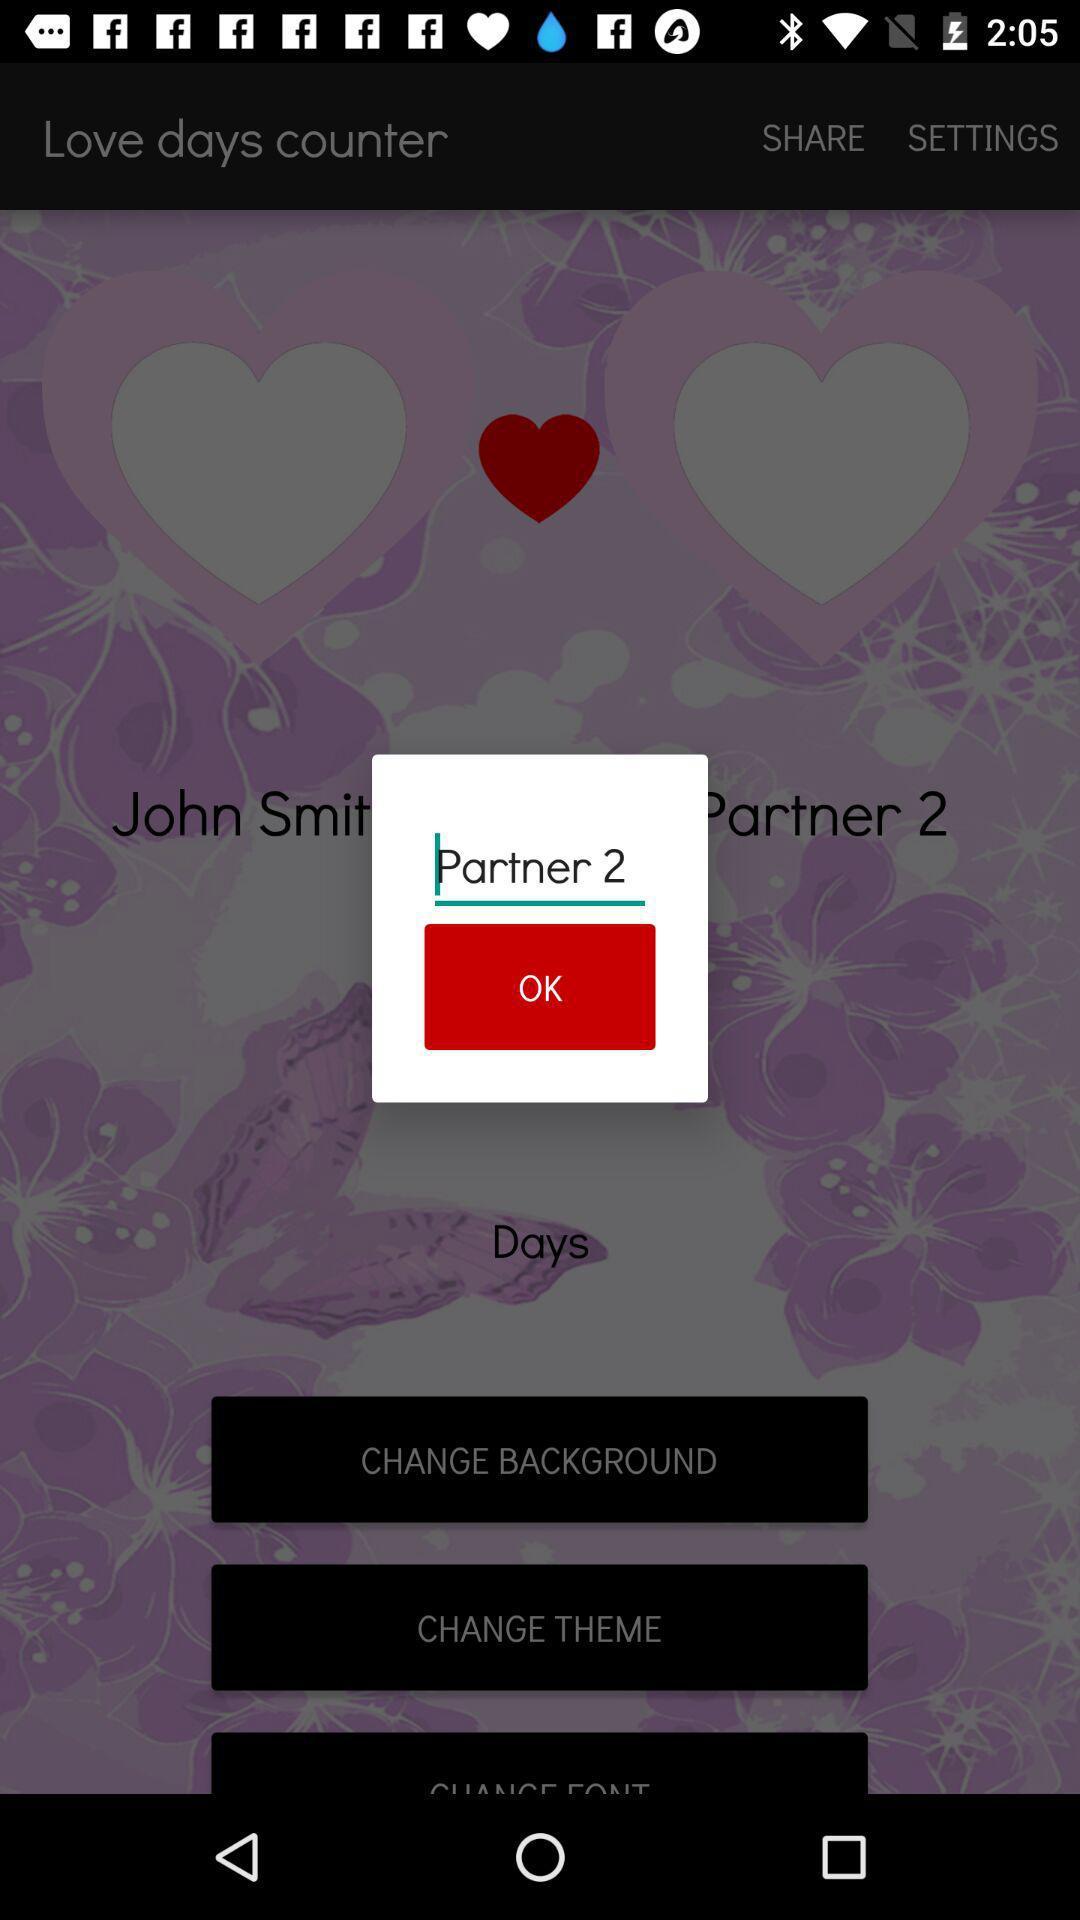  What do you see at coordinates (540, 865) in the screenshot?
I see `the partner 2 item` at bounding box center [540, 865].